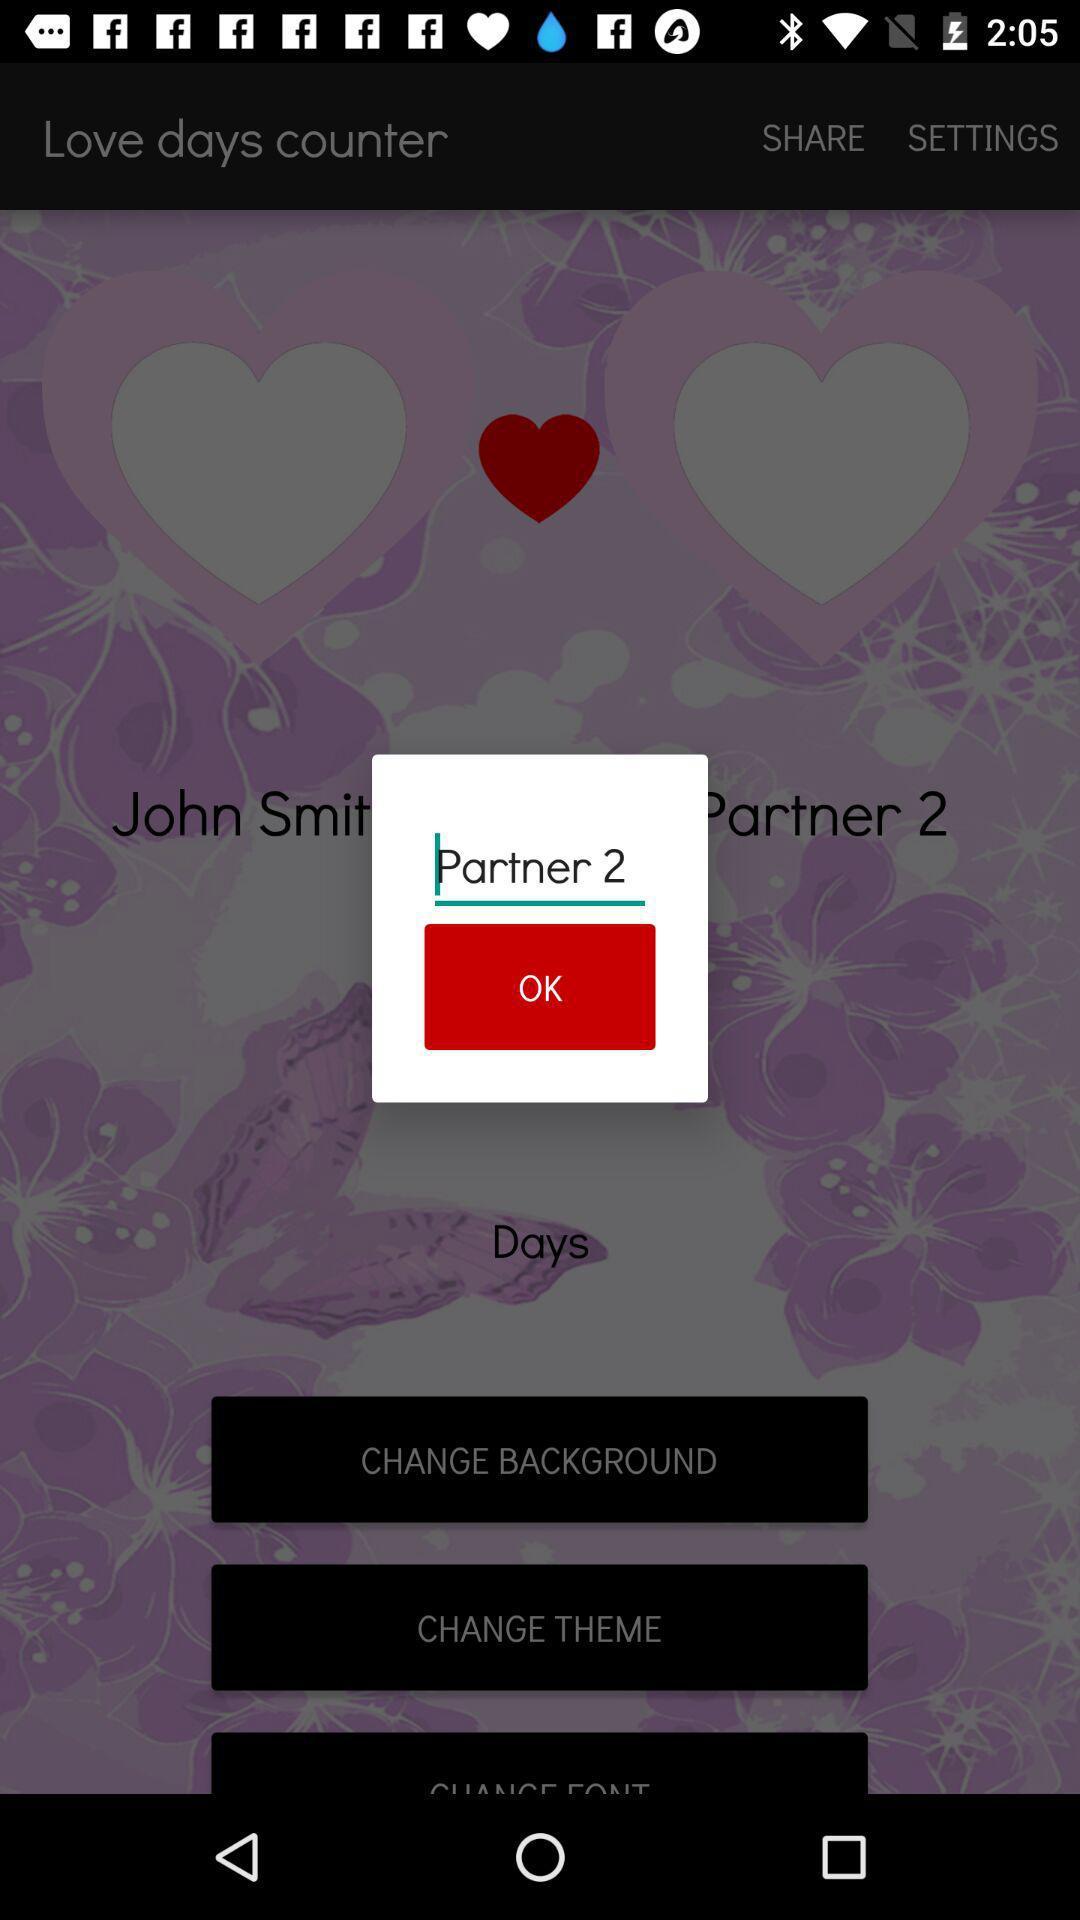  What do you see at coordinates (540, 865) in the screenshot?
I see `the partner 2 item` at bounding box center [540, 865].